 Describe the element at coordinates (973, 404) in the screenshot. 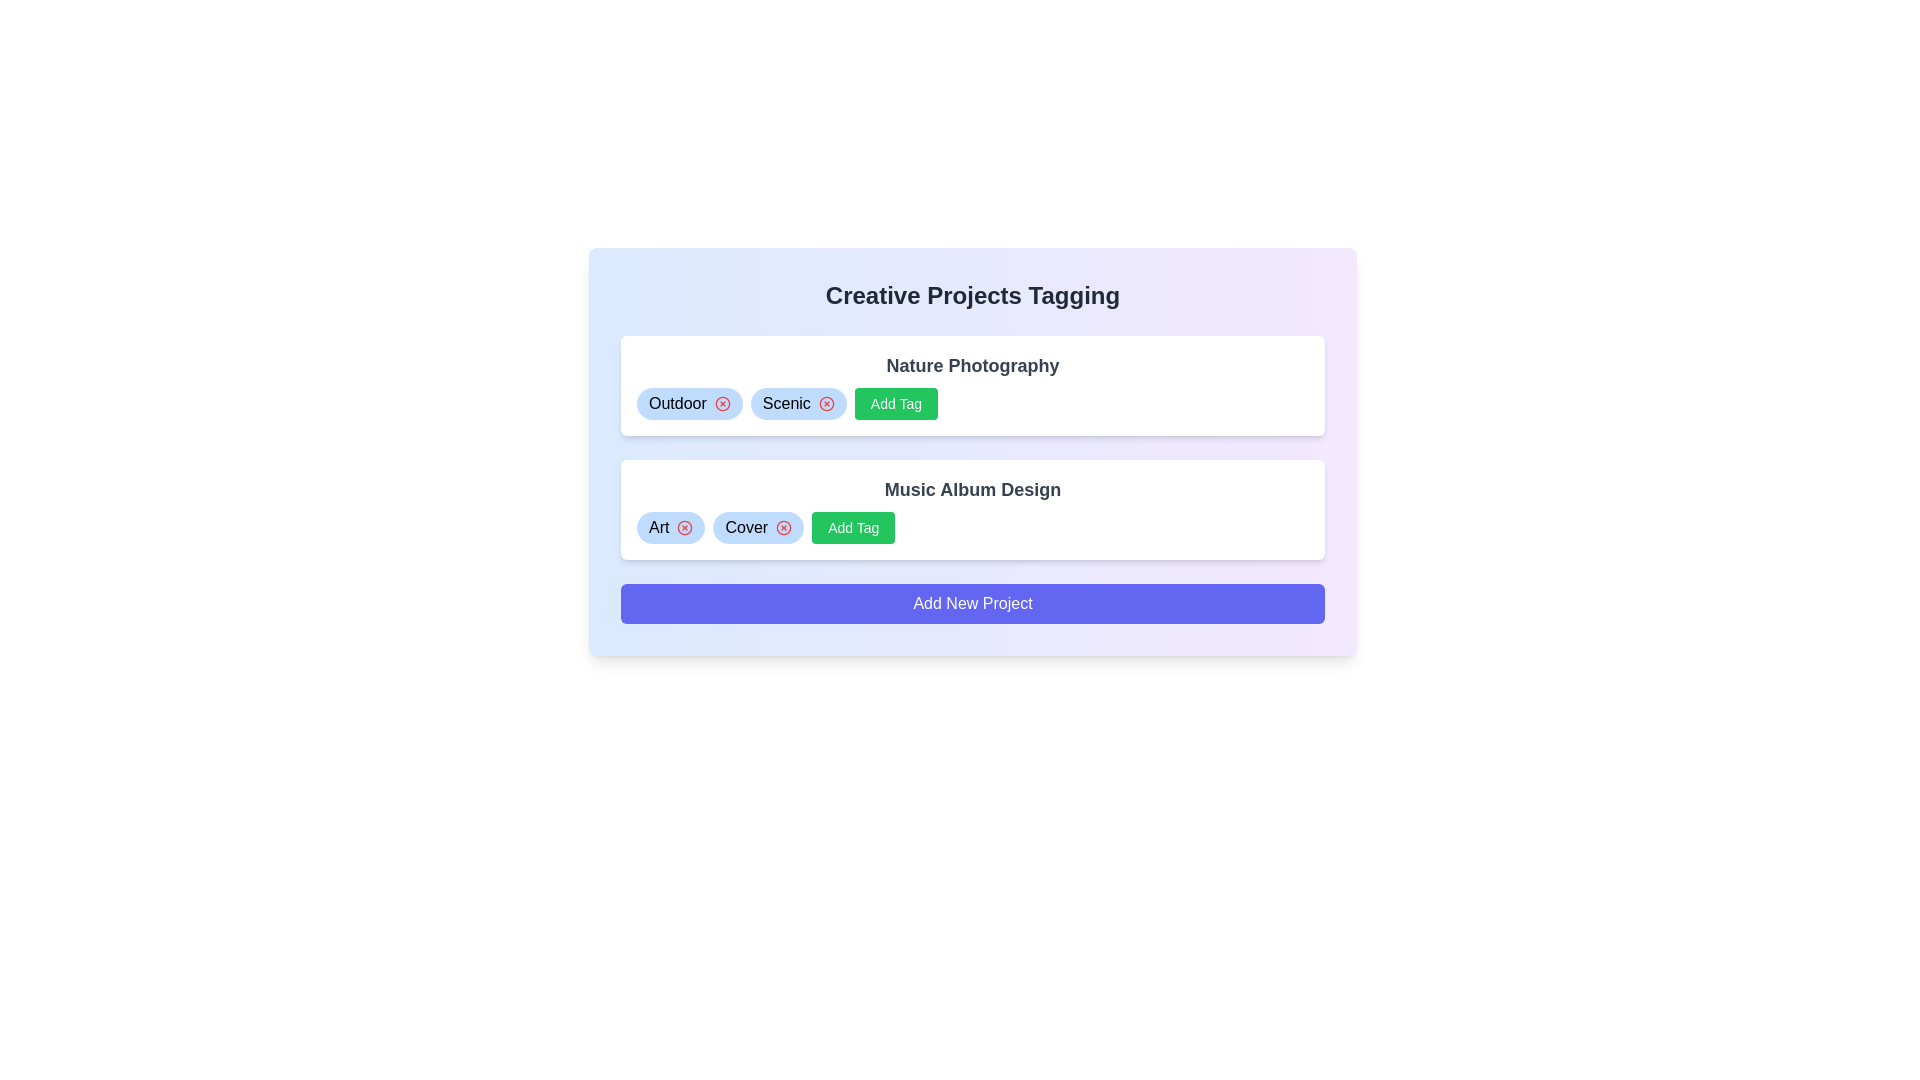

I see `the interactive tags within the tag management interface of the 'Nature Photography' section` at that location.